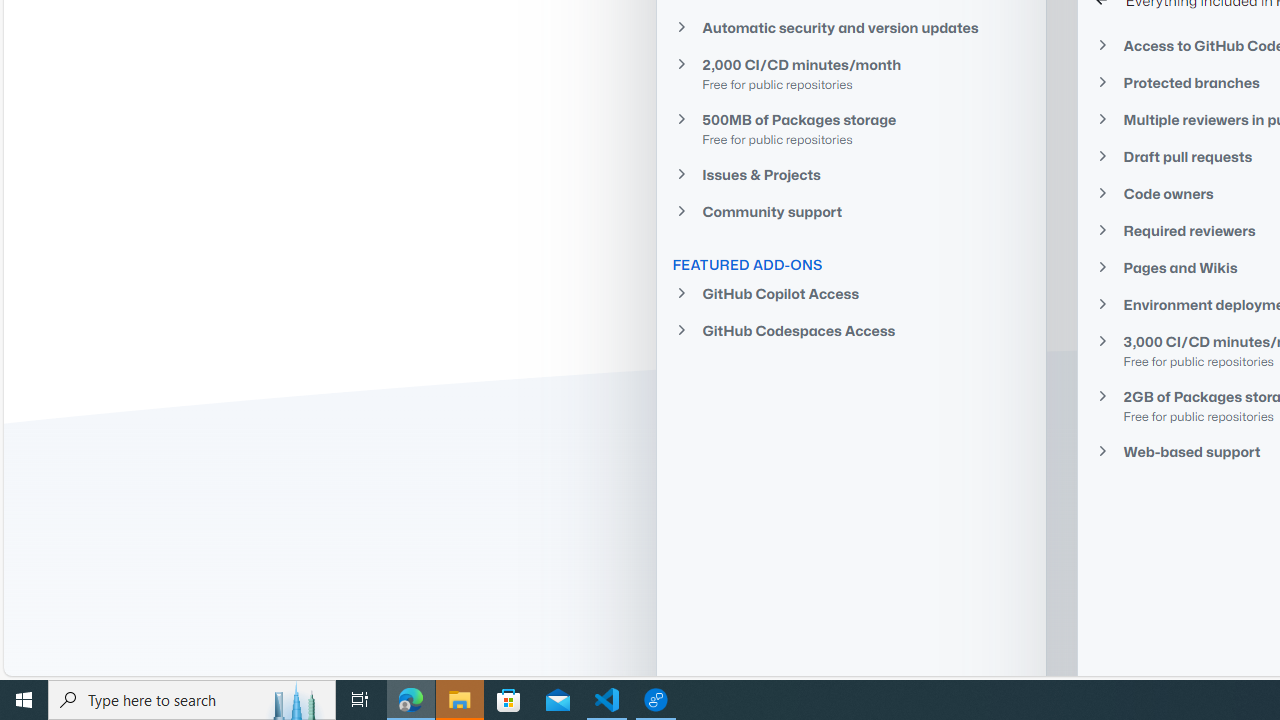  Describe the element at coordinates (851, 211) in the screenshot. I see `'Community support'` at that location.